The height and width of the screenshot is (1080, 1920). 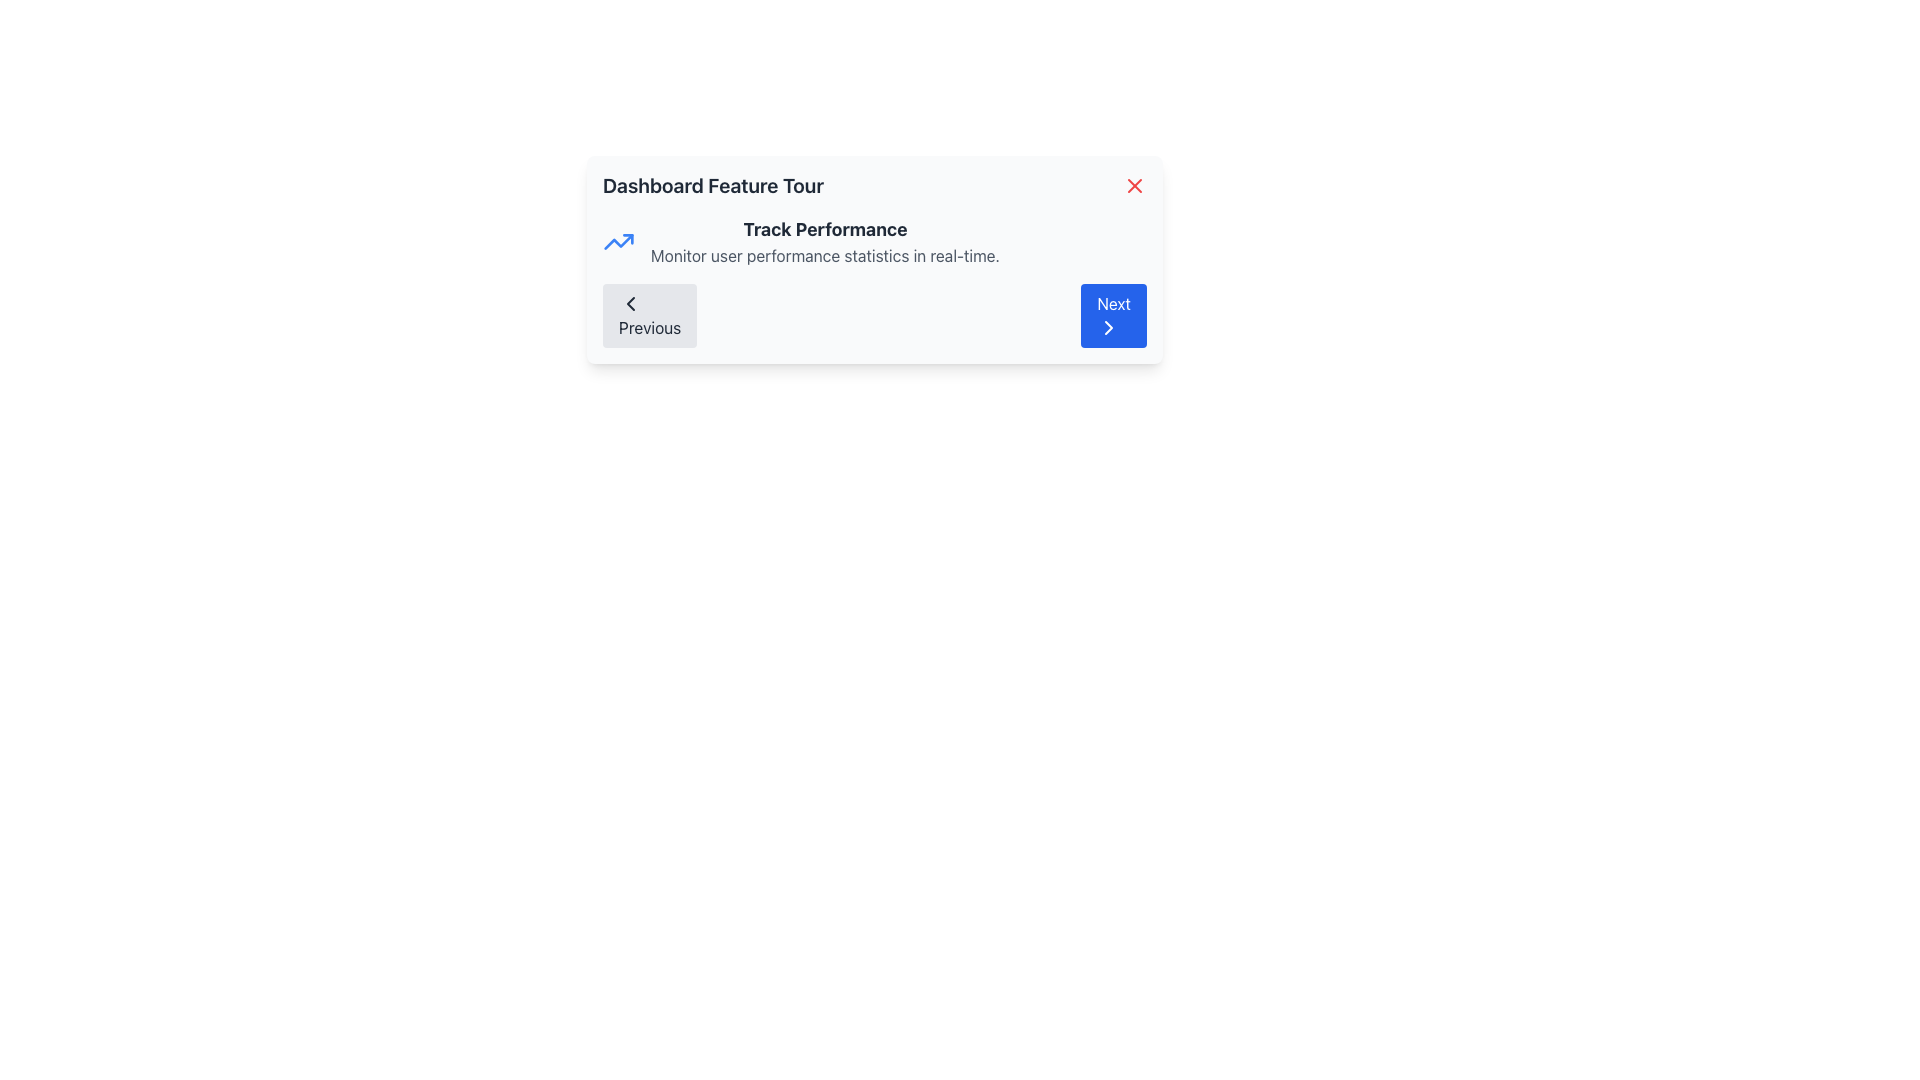 What do you see at coordinates (874, 185) in the screenshot?
I see `header text 'Dashboard Feature Tour' located at the top of the modal card interface, which includes a close button and a small red icon on the right` at bounding box center [874, 185].